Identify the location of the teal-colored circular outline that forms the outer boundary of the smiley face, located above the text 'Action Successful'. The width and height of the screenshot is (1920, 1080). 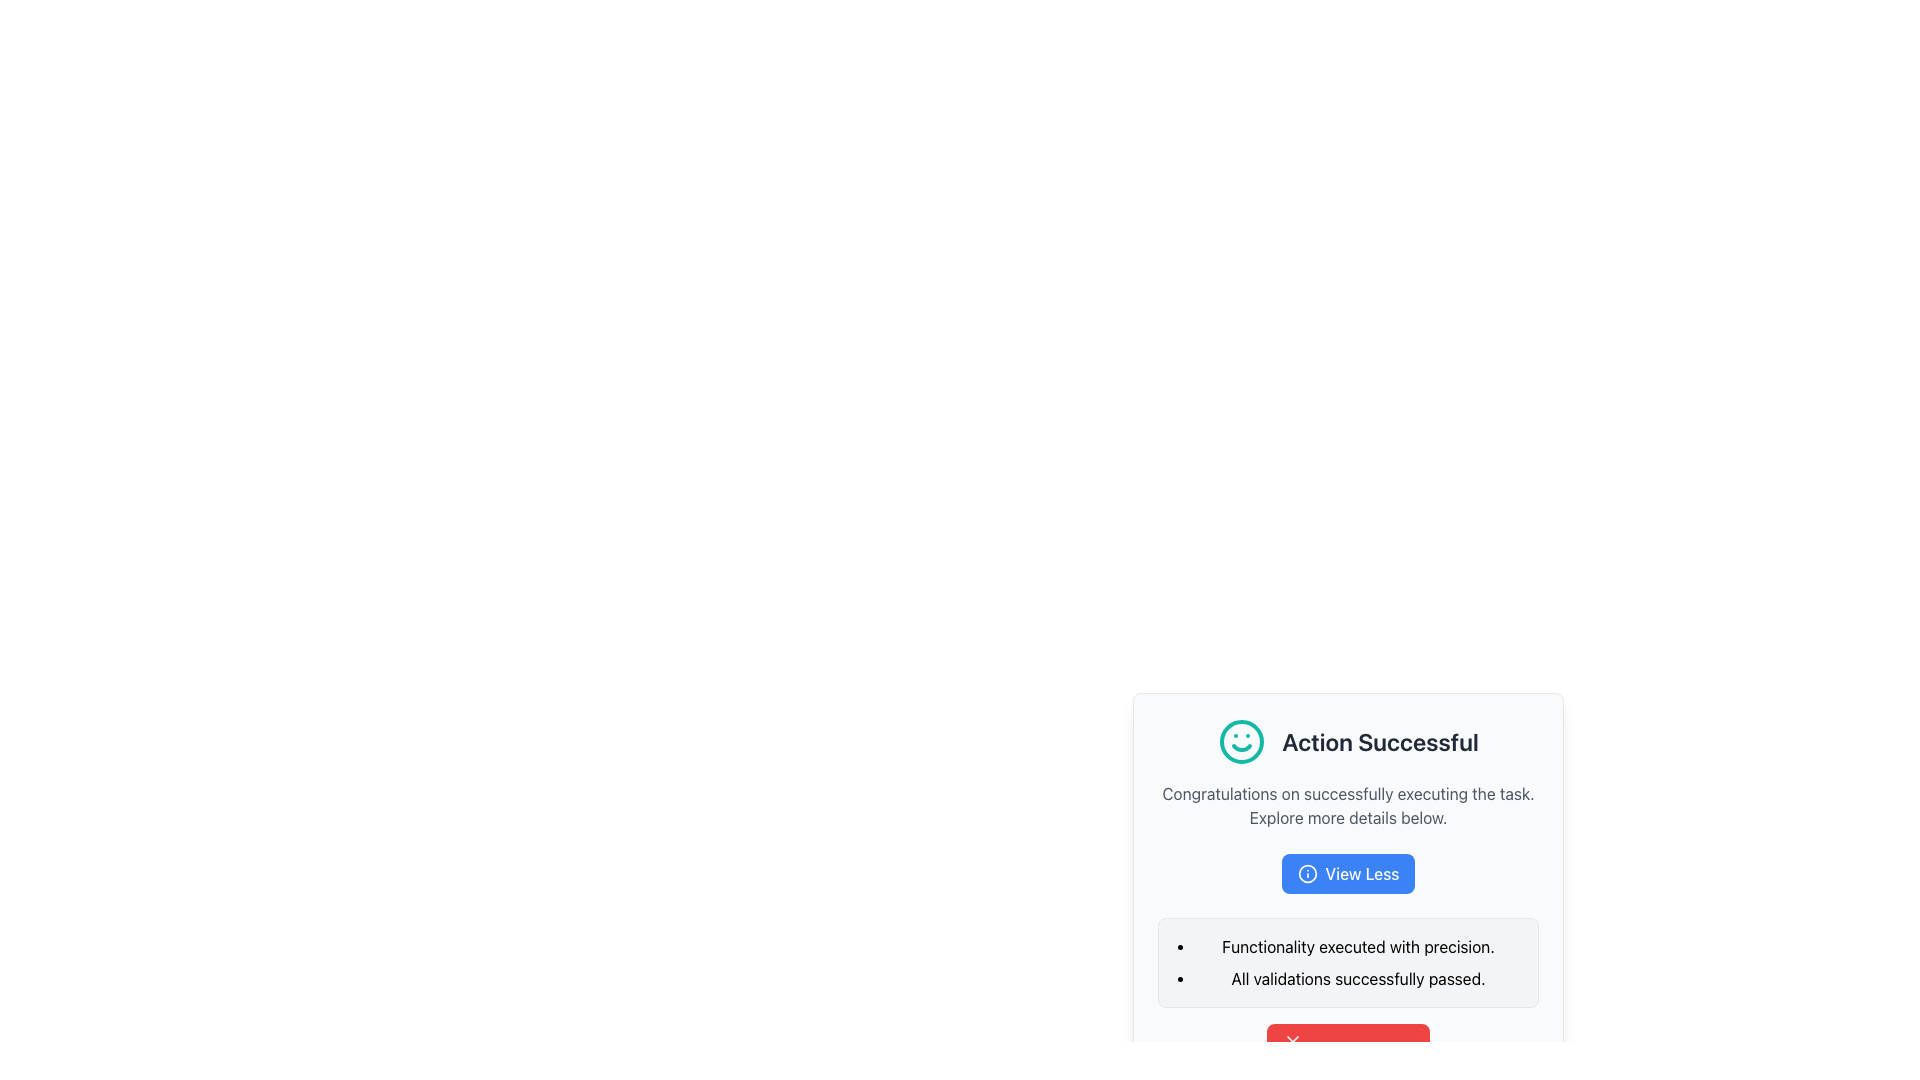
(1241, 741).